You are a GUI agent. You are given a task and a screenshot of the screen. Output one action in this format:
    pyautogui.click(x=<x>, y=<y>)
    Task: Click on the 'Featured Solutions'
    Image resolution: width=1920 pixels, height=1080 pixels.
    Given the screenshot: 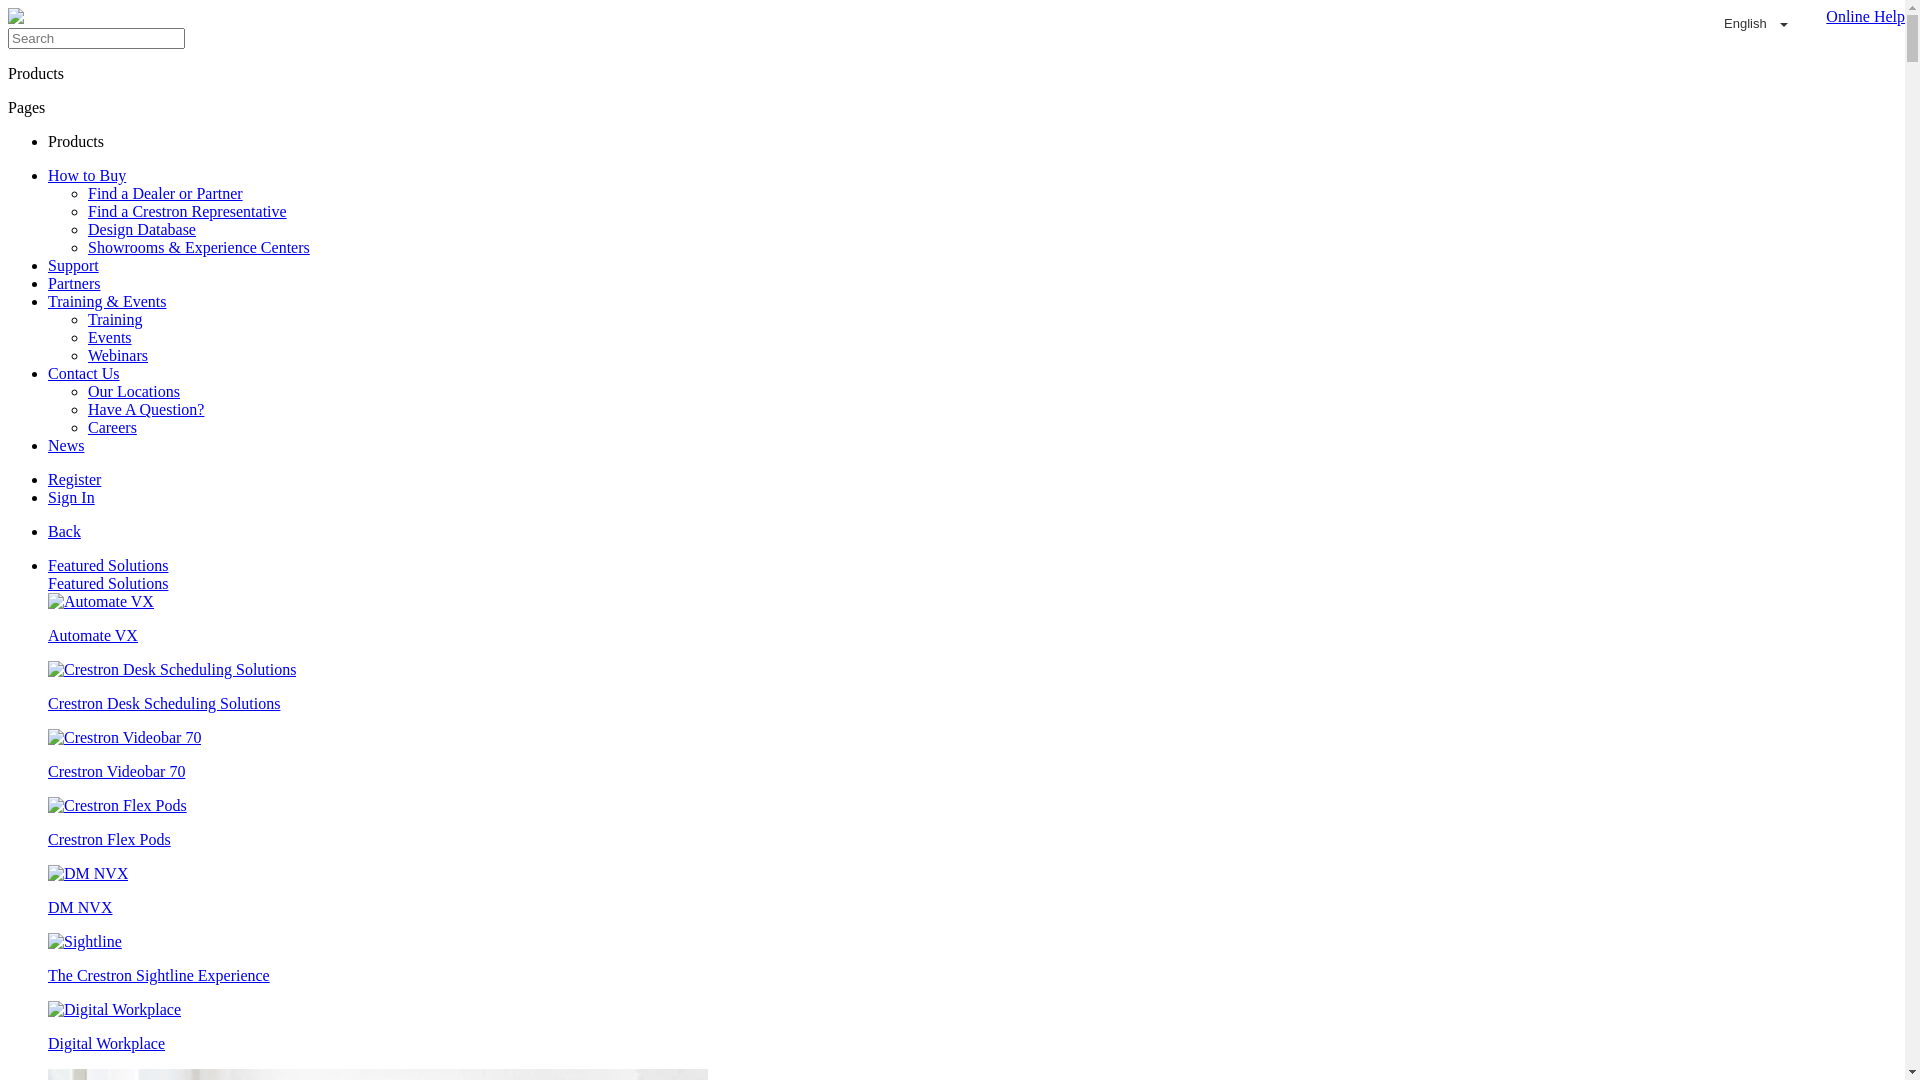 What is the action you would take?
    pyautogui.click(x=106, y=583)
    